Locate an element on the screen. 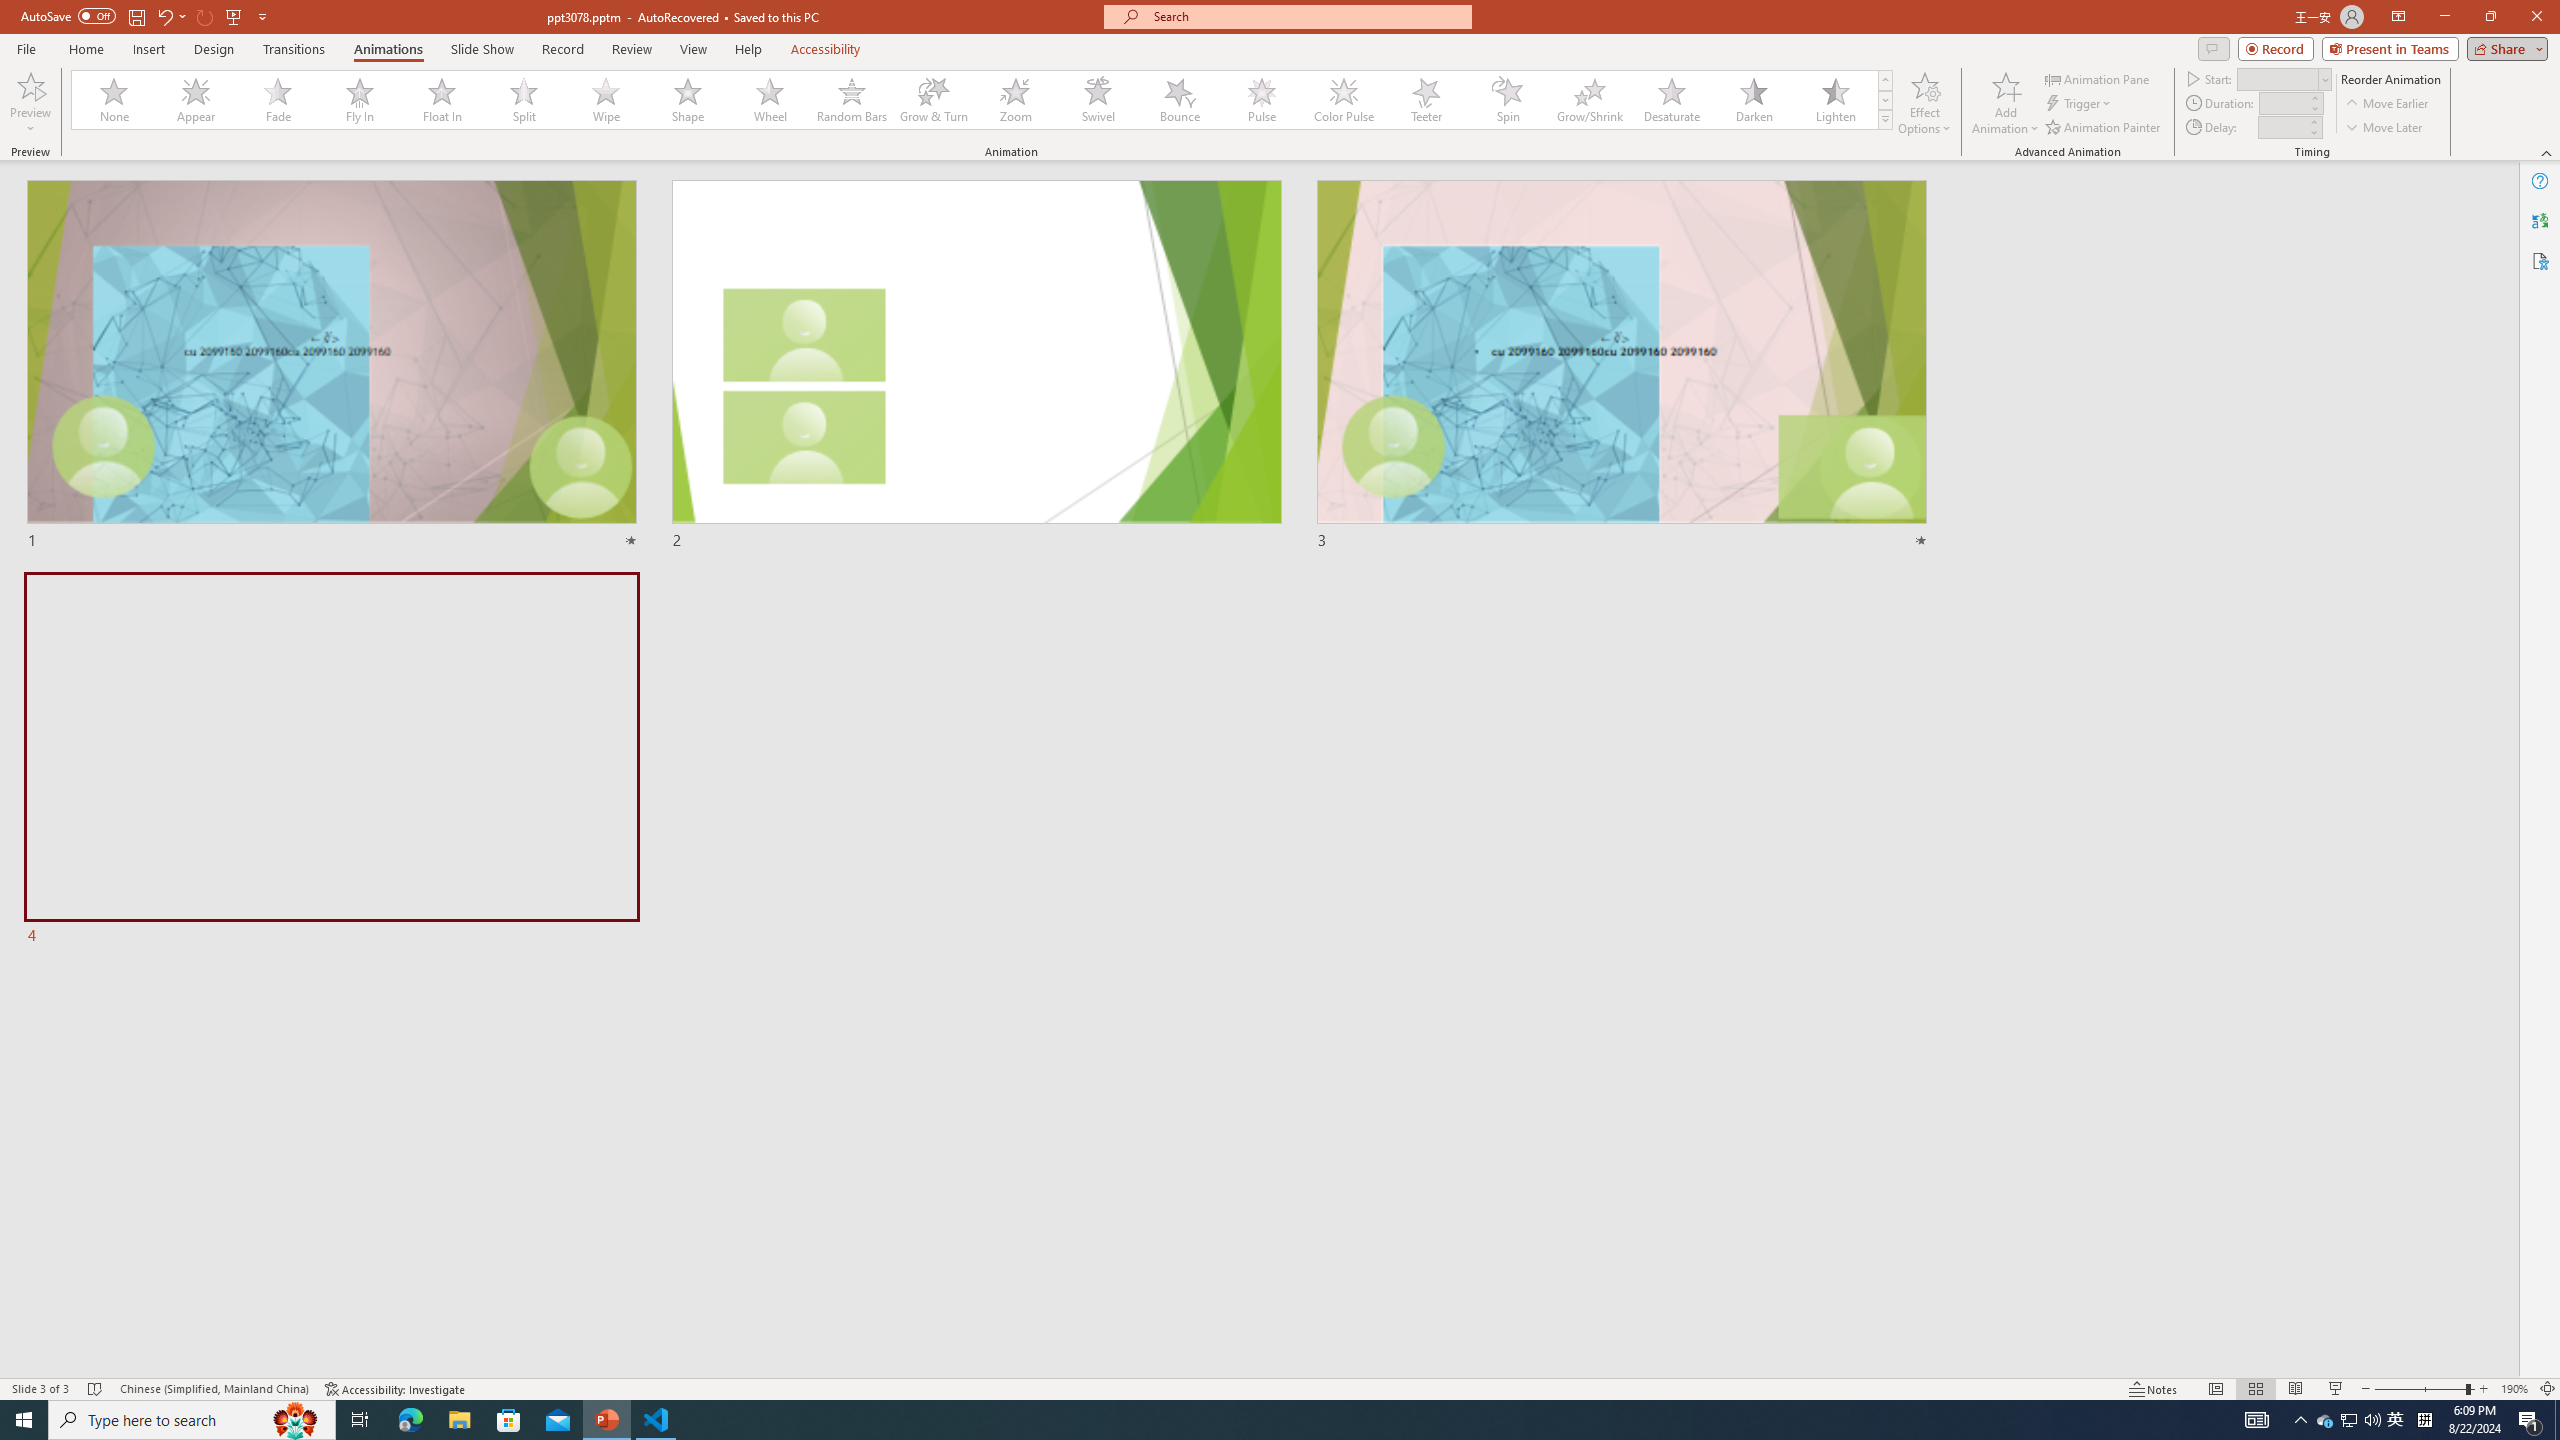 The height and width of the screenshot is (1440, 2560). 'Pulse' is located at coordinates (1261, 99).